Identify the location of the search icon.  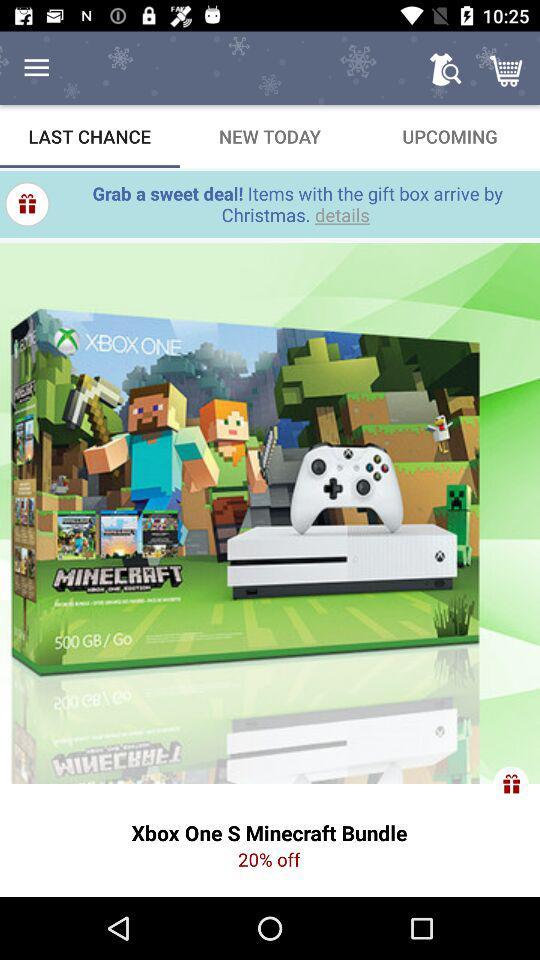
(445, 68).